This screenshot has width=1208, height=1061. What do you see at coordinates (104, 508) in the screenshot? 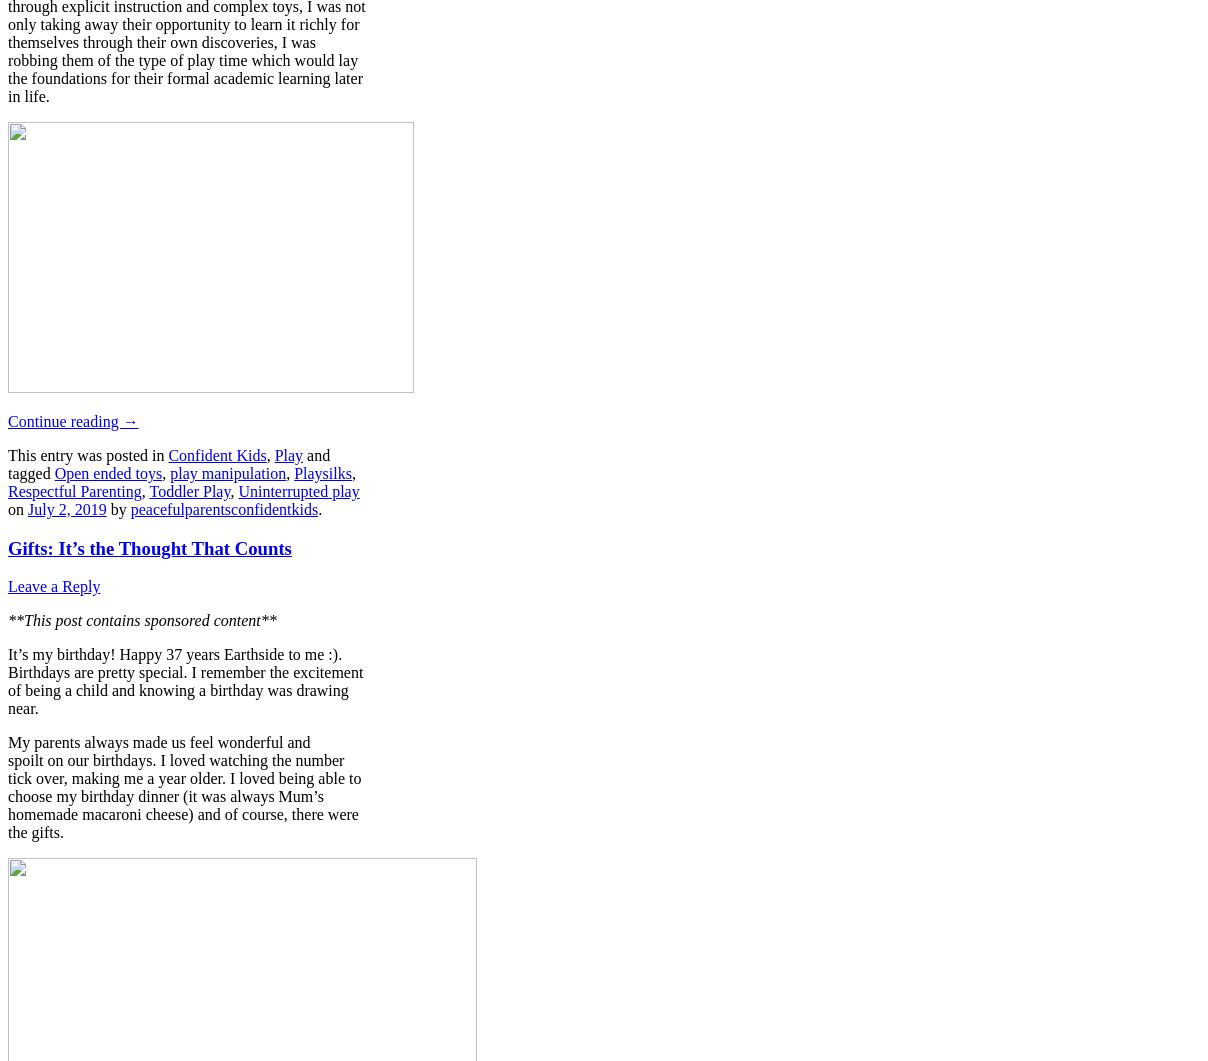
I see `'by'` at bounding box center [104, 508].